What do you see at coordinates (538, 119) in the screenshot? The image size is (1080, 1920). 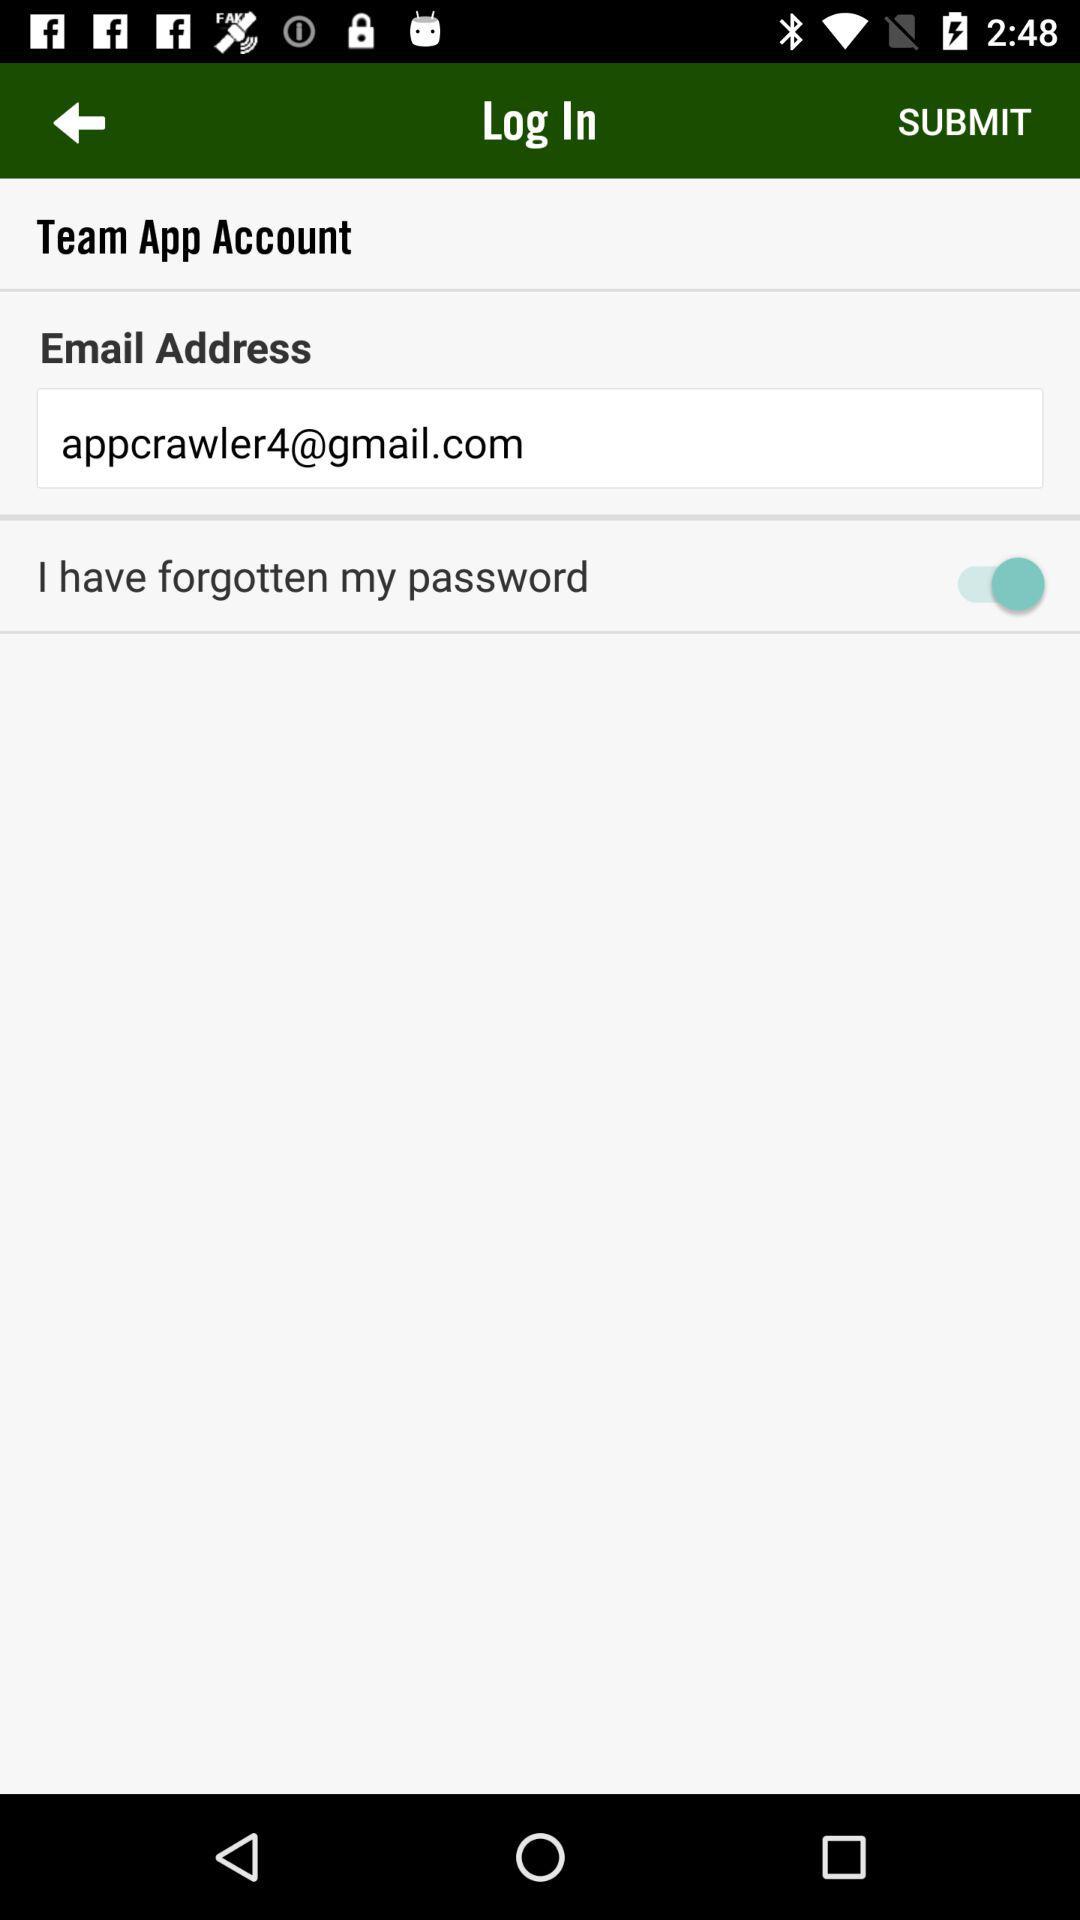 I see `the item above team app account` at bounding box center [538, 119].